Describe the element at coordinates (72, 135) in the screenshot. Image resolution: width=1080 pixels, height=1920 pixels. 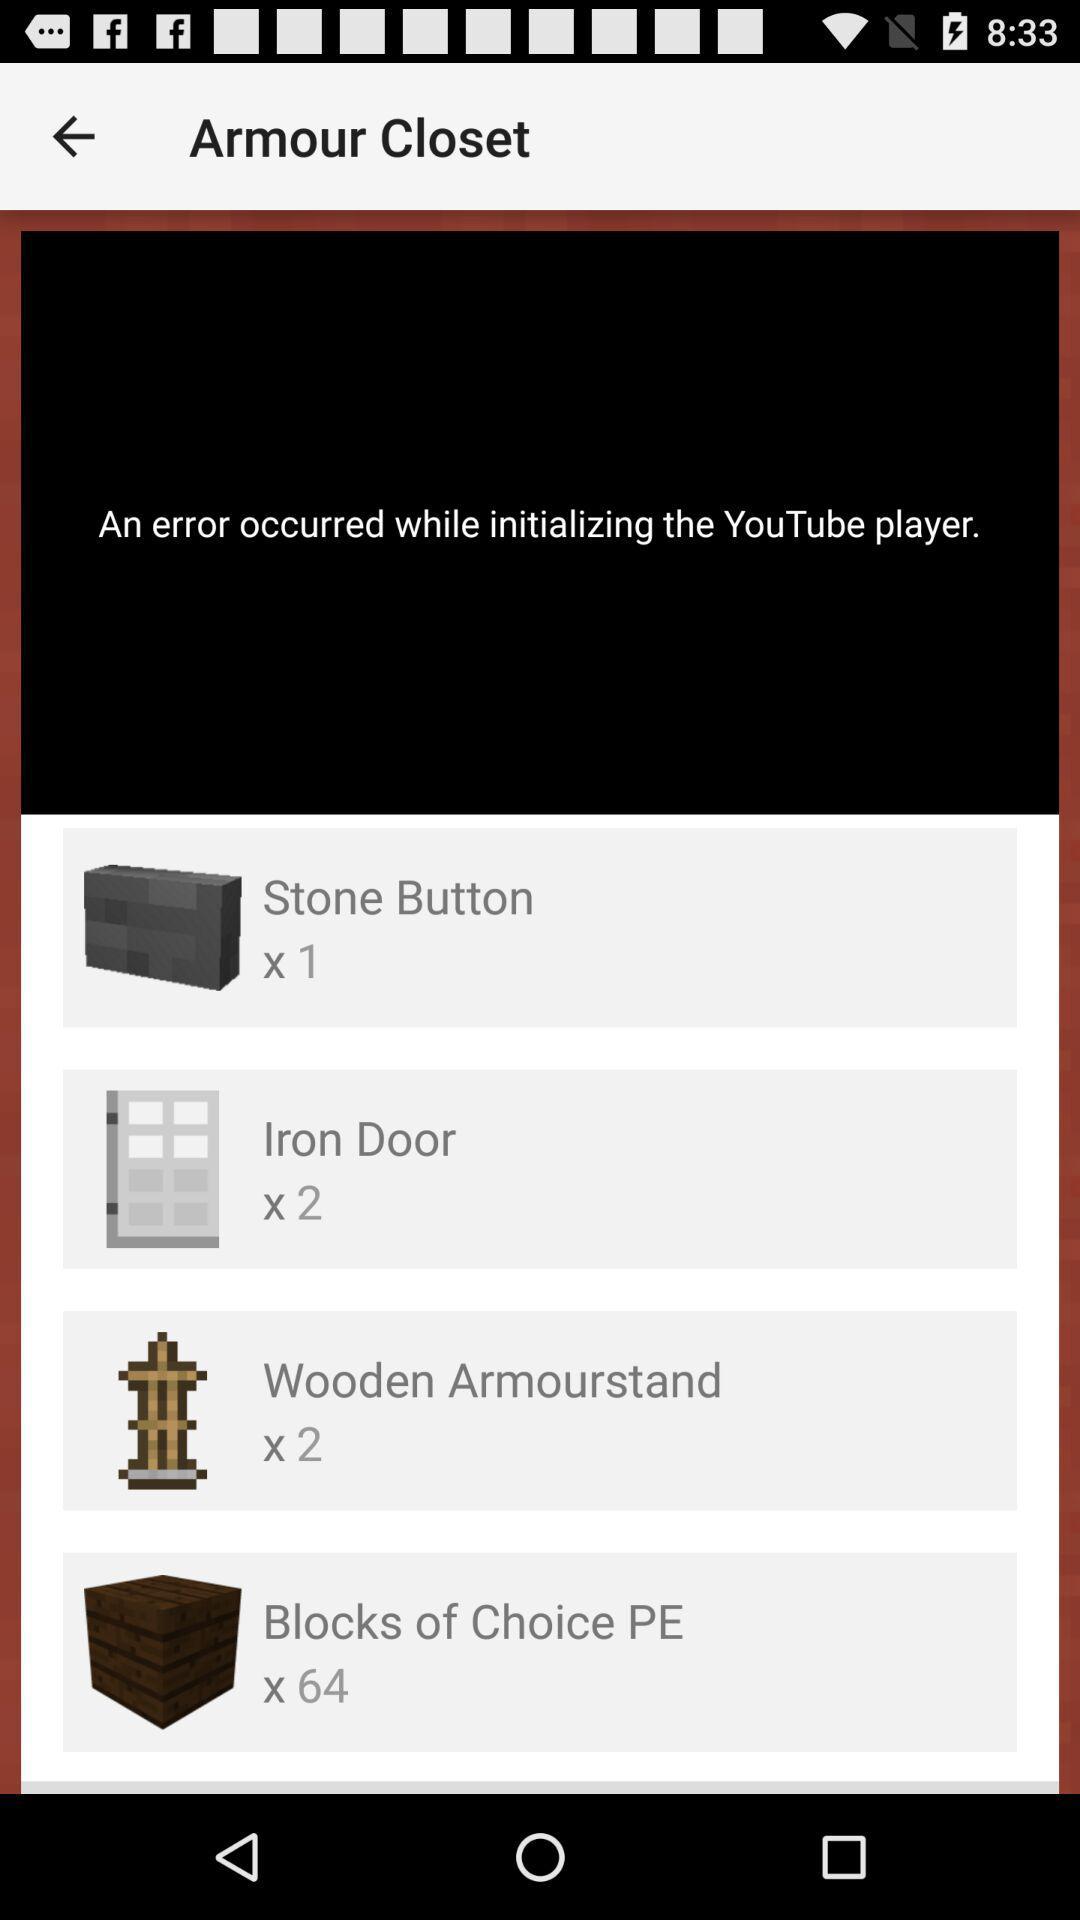
I see `the icon to the left of the armour closet item` at that location.